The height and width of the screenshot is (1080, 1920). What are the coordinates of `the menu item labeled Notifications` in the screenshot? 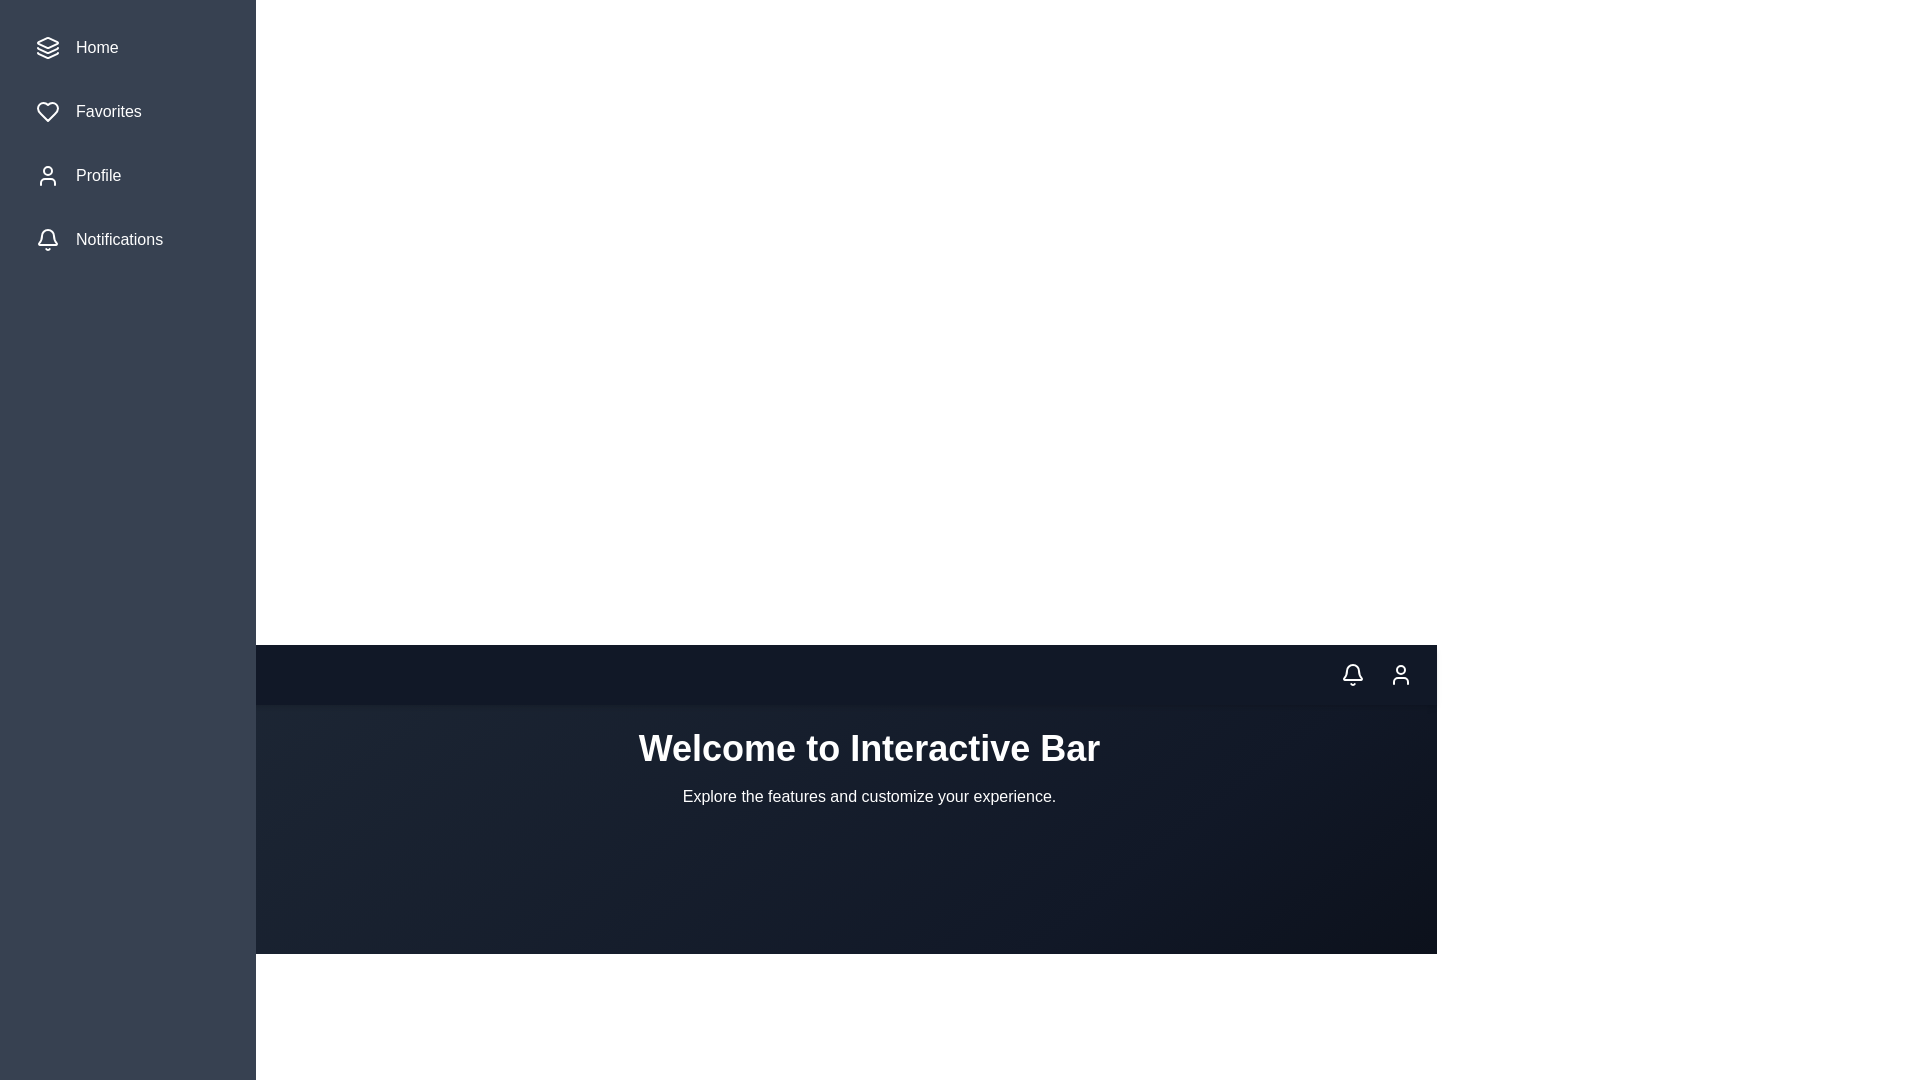 It's located at (127, 238).